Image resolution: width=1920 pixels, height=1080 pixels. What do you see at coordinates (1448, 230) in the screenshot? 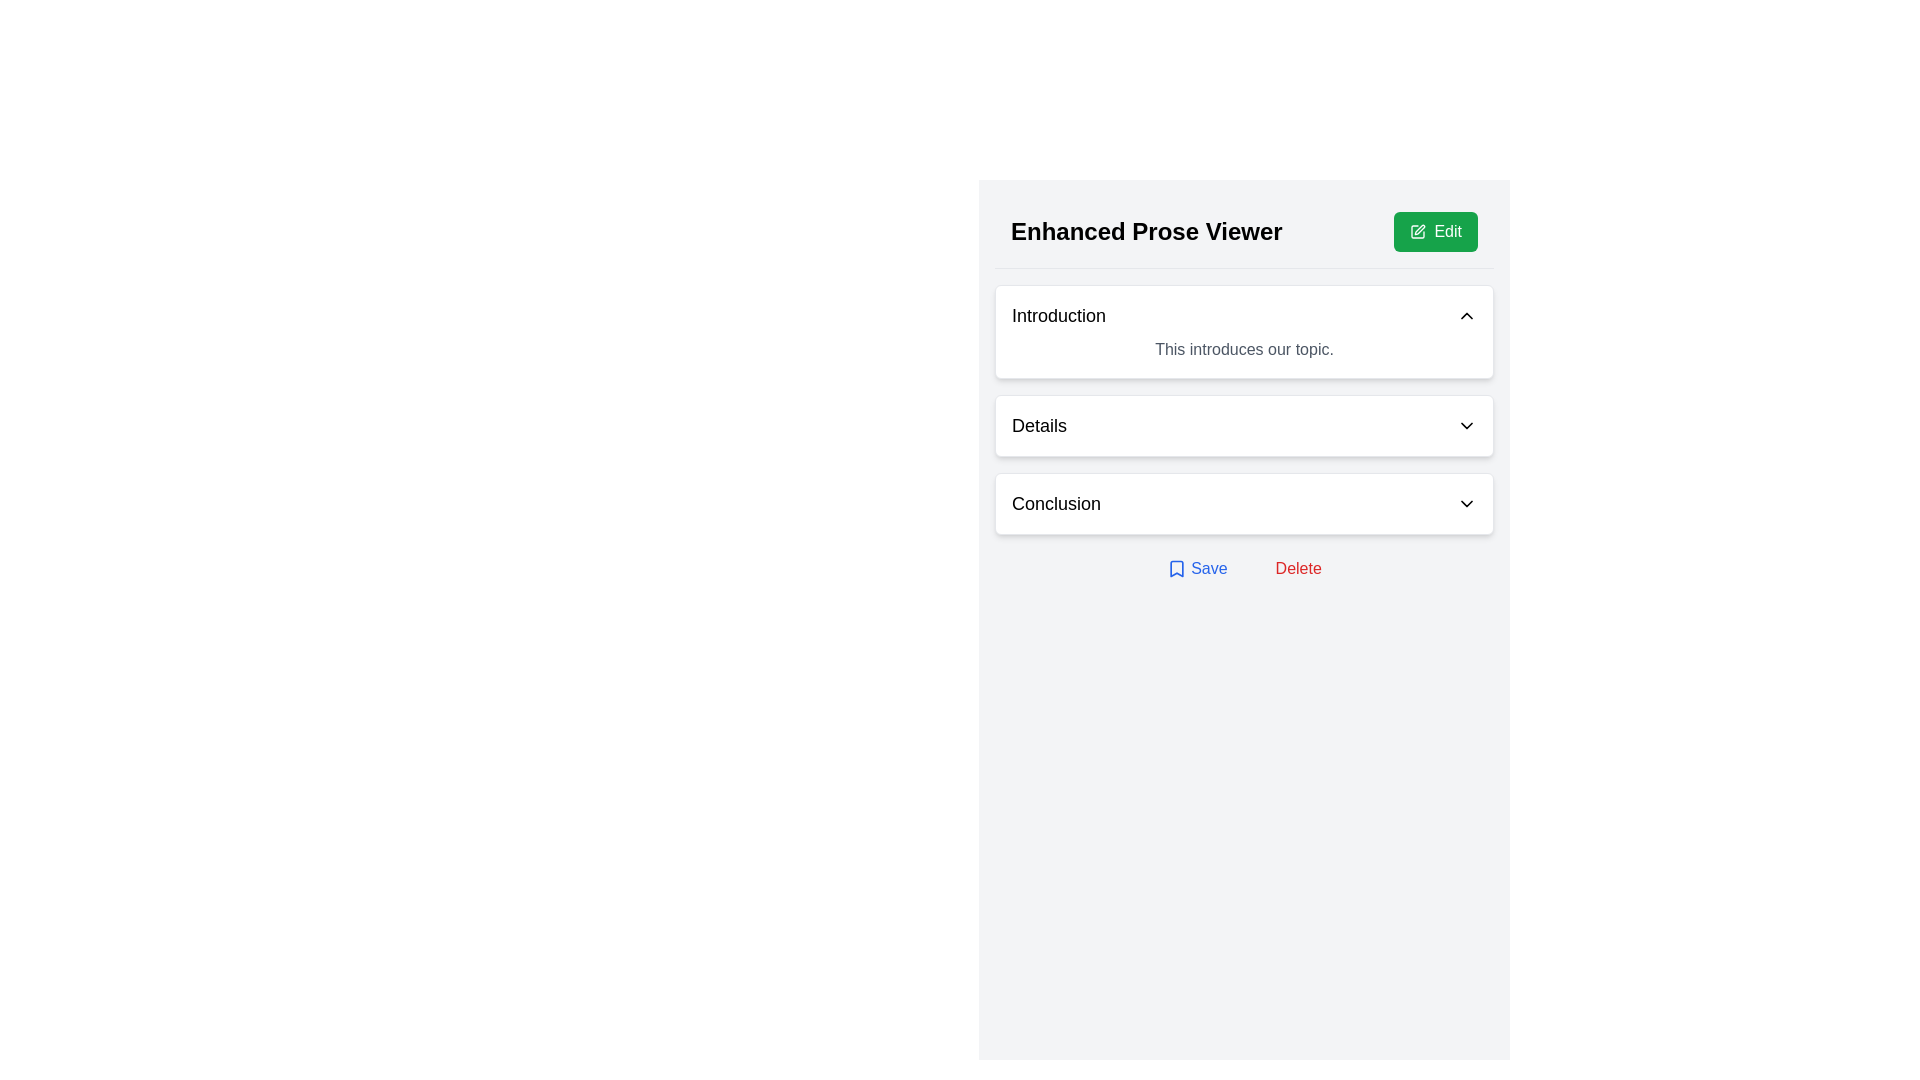
I see `the static text element labeled 'Edit' which indicates the function of the editing button located in the top-right corner of the main interface panel` at bounding box center [1448, 230].